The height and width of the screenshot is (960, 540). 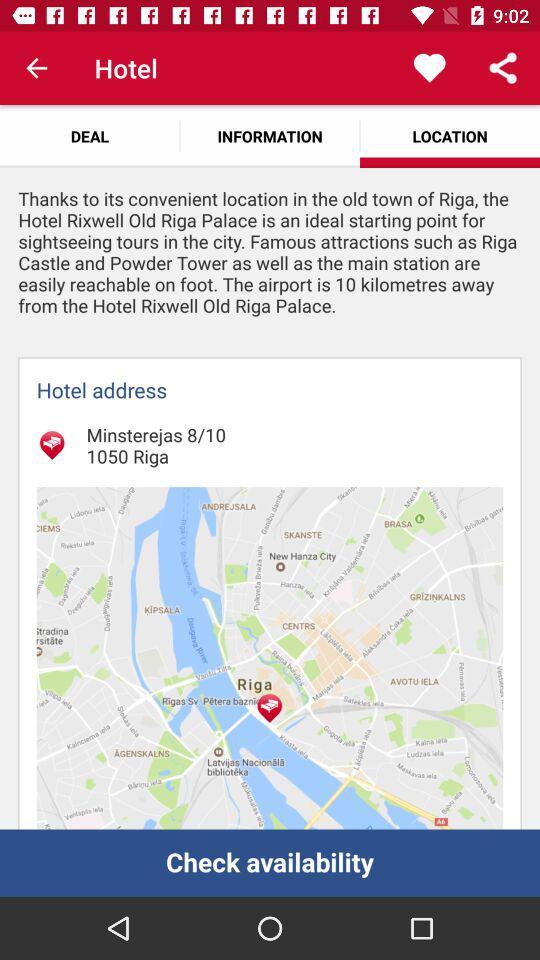 I want to click on icon to the right of information icon, so click(x=428, y=68).